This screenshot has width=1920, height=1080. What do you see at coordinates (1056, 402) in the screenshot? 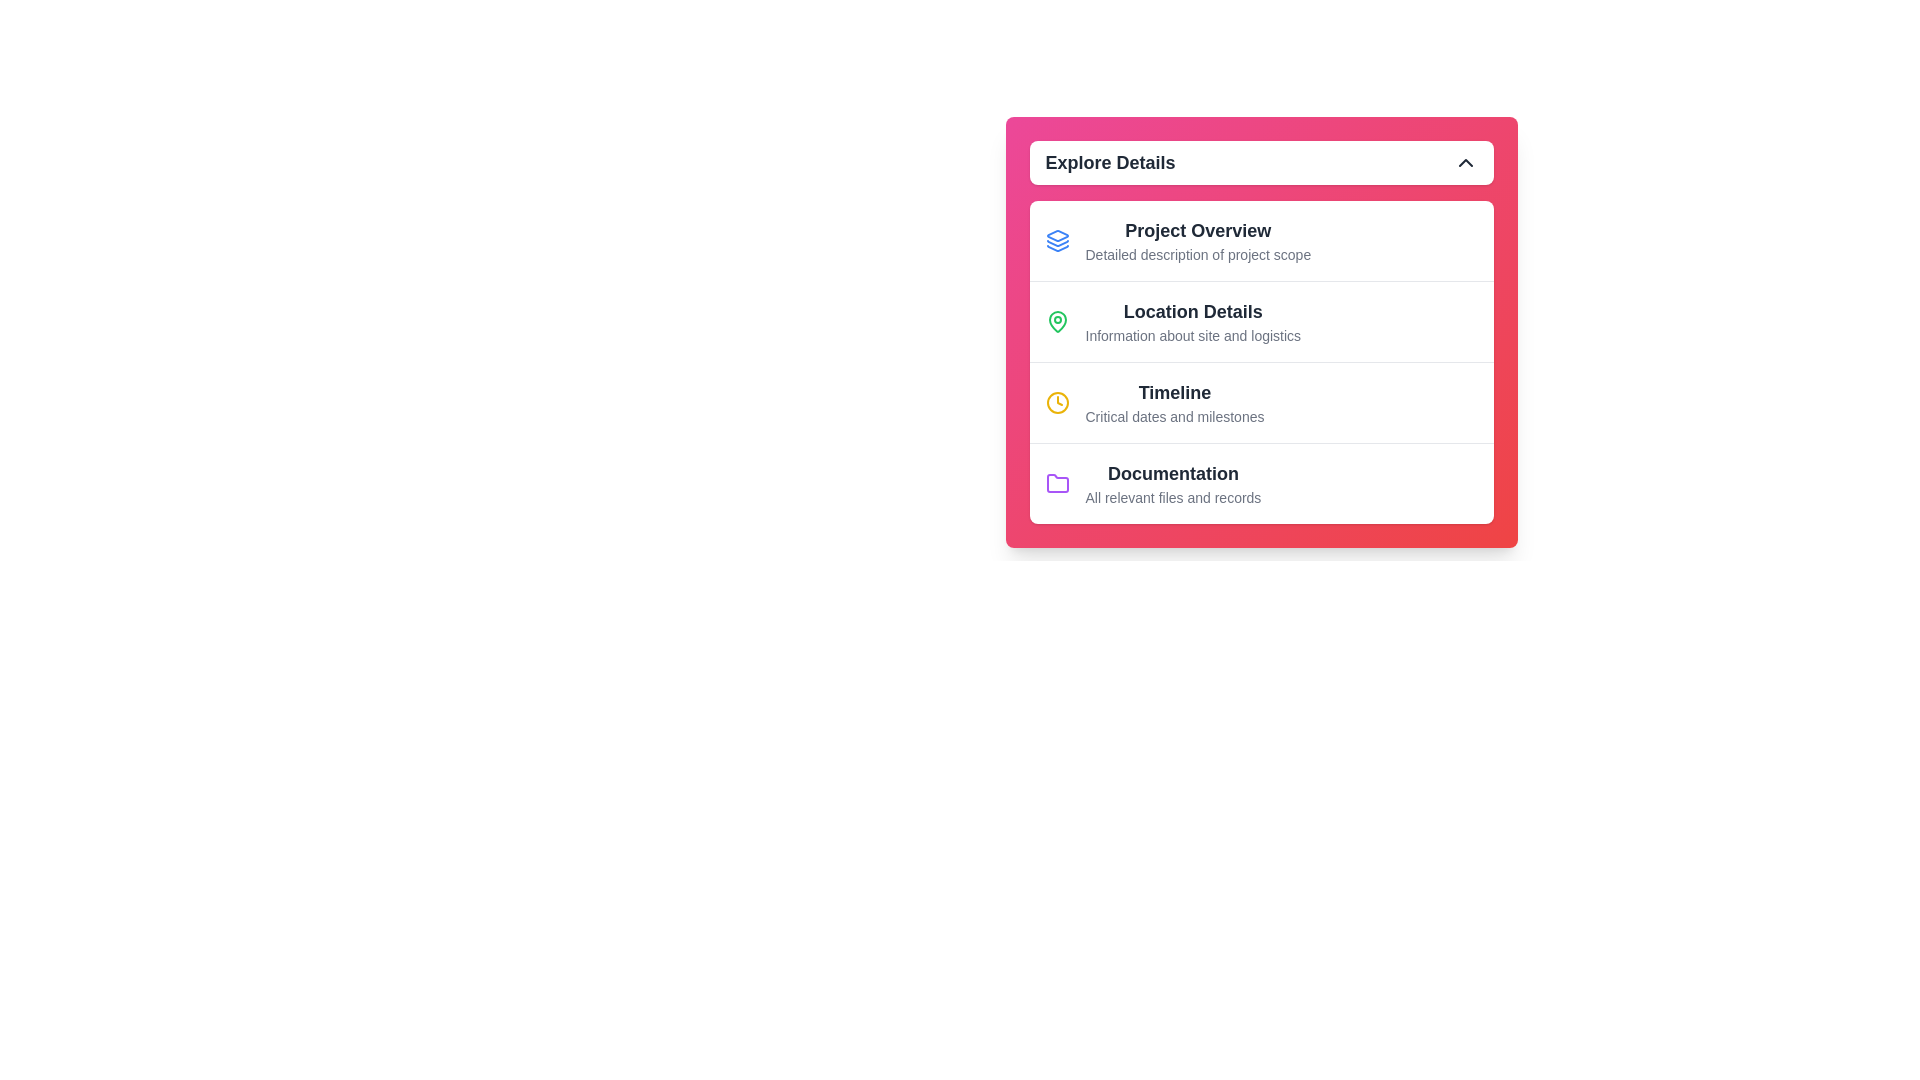
I see `the interactive area of the yellow circular outer rim of the clock icon, located to the left of the 'Timeline' label in the third row of the menu interface` at bounding box center [1056, 402].